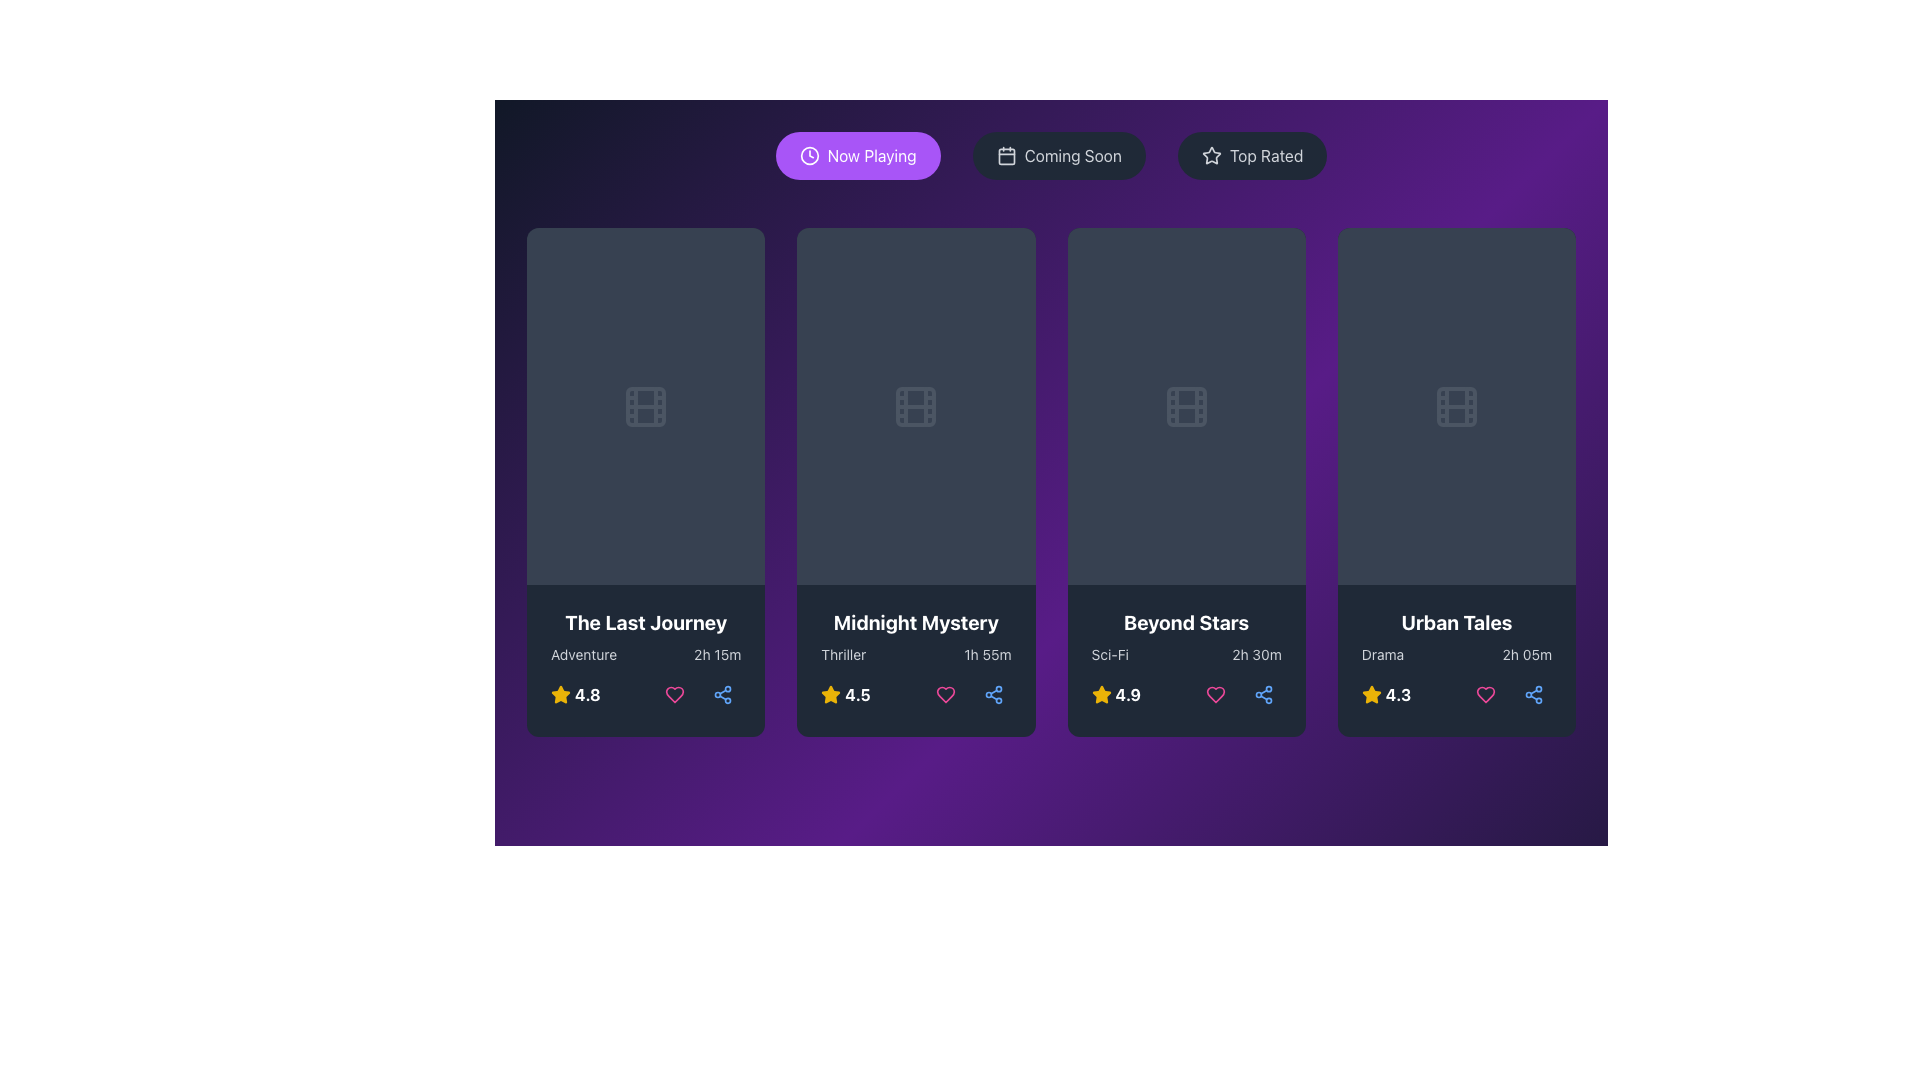  I want to click on the circular graphical decorative element within the 'Now Playing' button located at the top left of the interface, so click(809, 154).